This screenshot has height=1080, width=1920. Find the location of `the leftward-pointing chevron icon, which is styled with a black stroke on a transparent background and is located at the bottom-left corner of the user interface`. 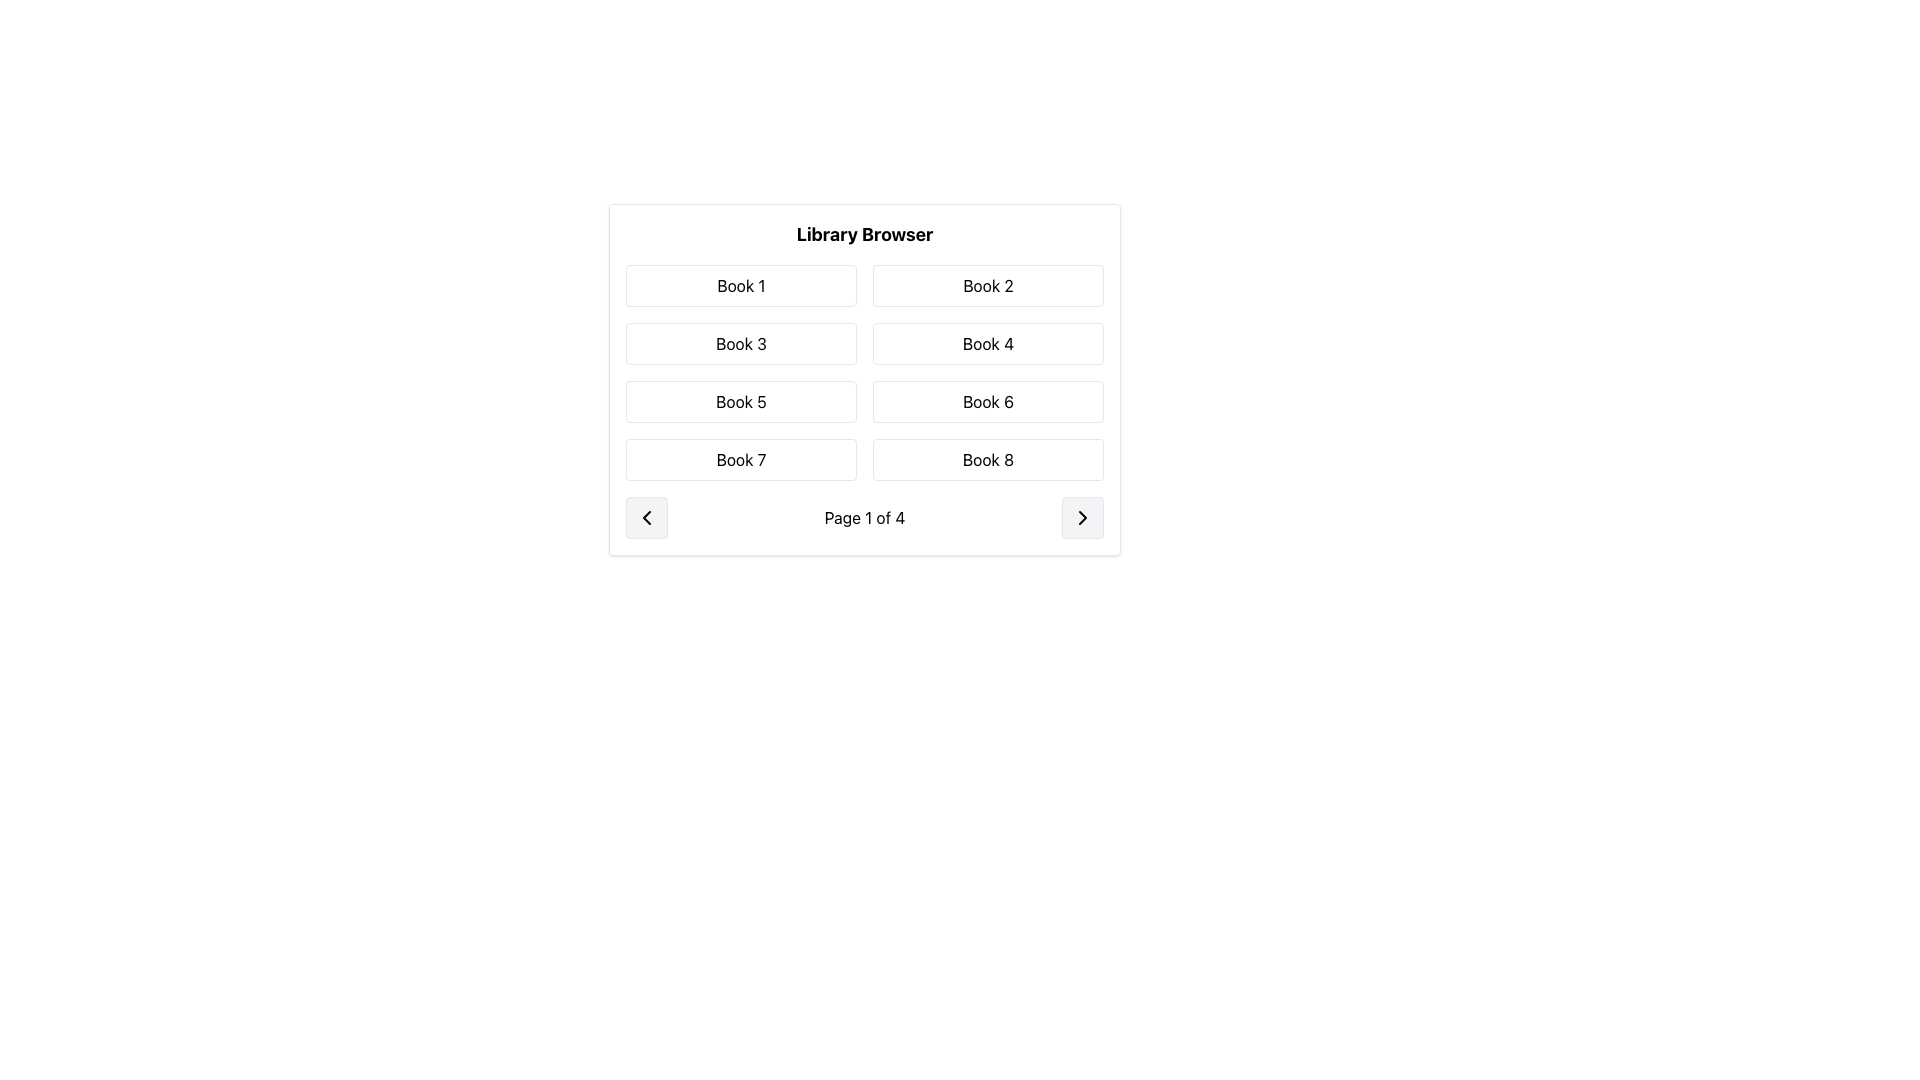

the leftward-pointing chevron icon, which is styled with a black stroke on a transparent background and is located at the bottom-left corner of the user interface is located at coordinates (647, 516).